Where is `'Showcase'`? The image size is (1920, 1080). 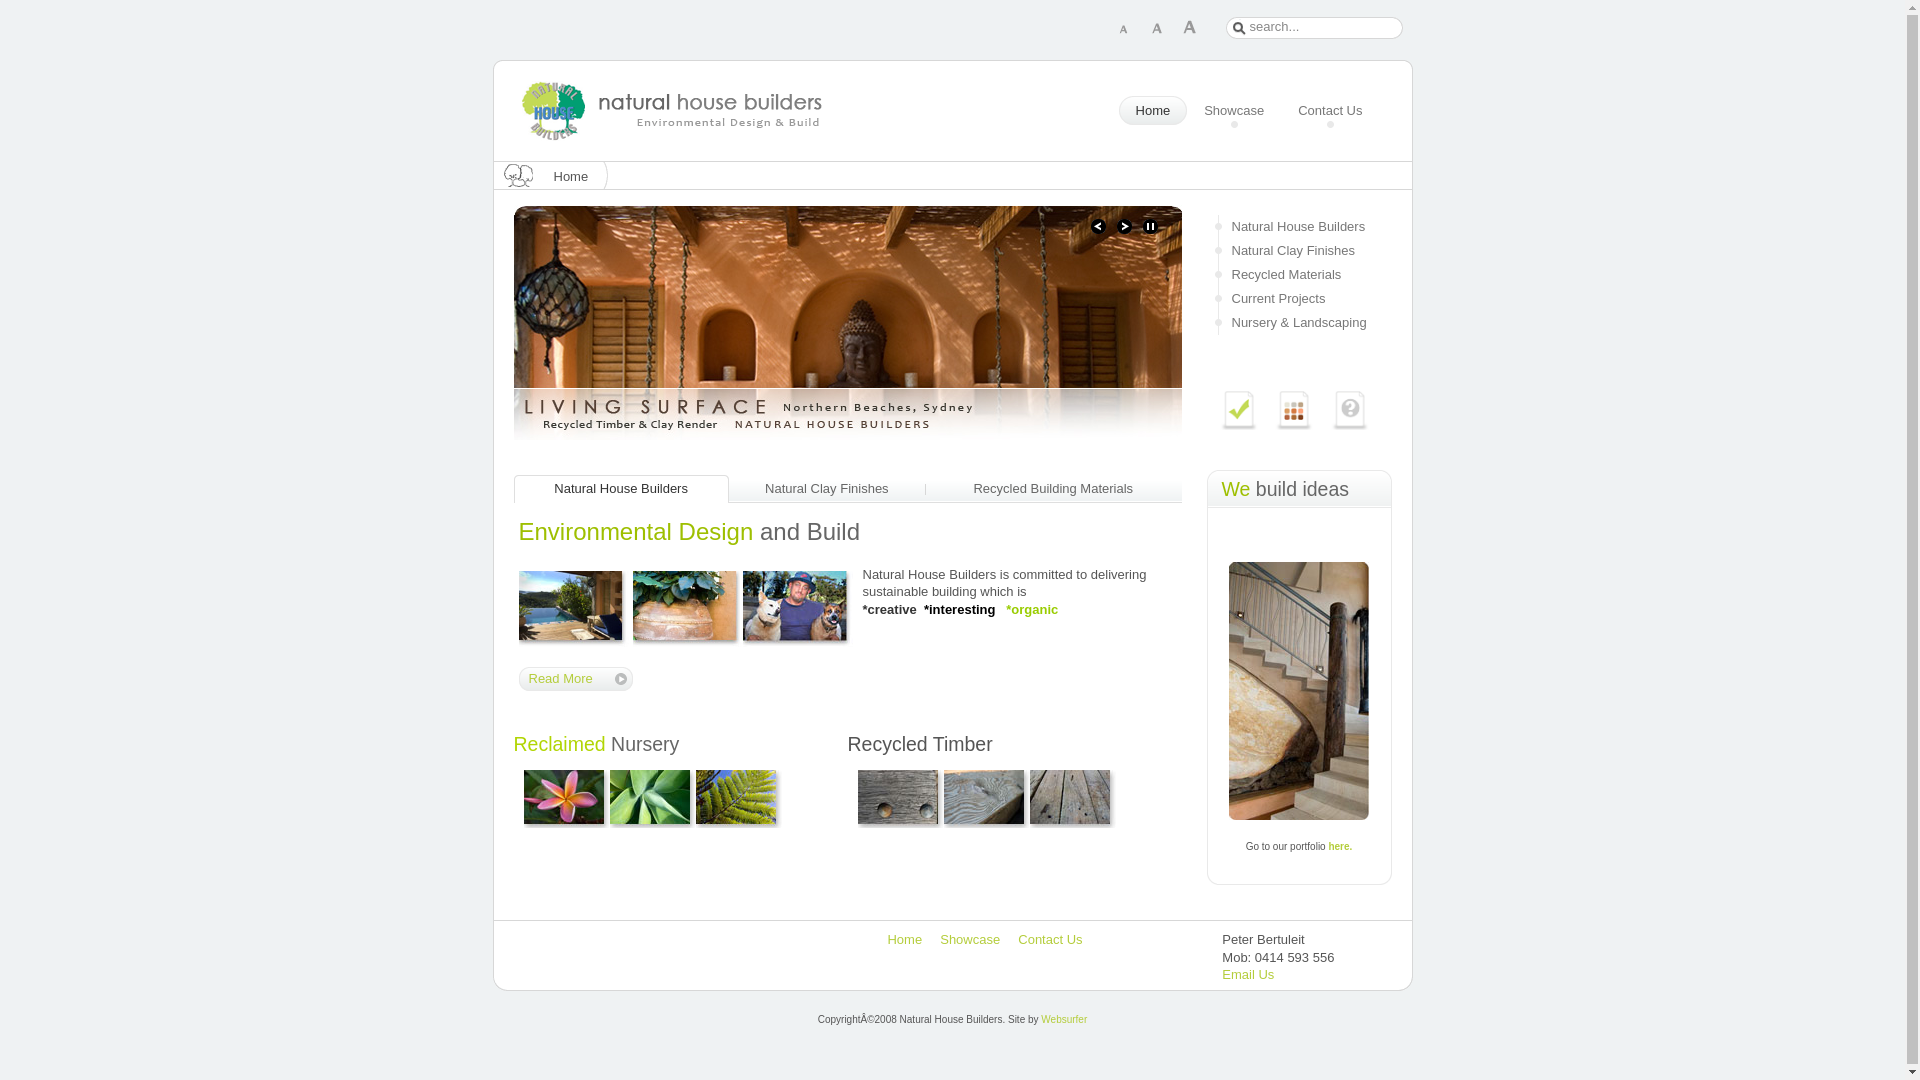 'Showcase' is located at coordinates (1232, 111).